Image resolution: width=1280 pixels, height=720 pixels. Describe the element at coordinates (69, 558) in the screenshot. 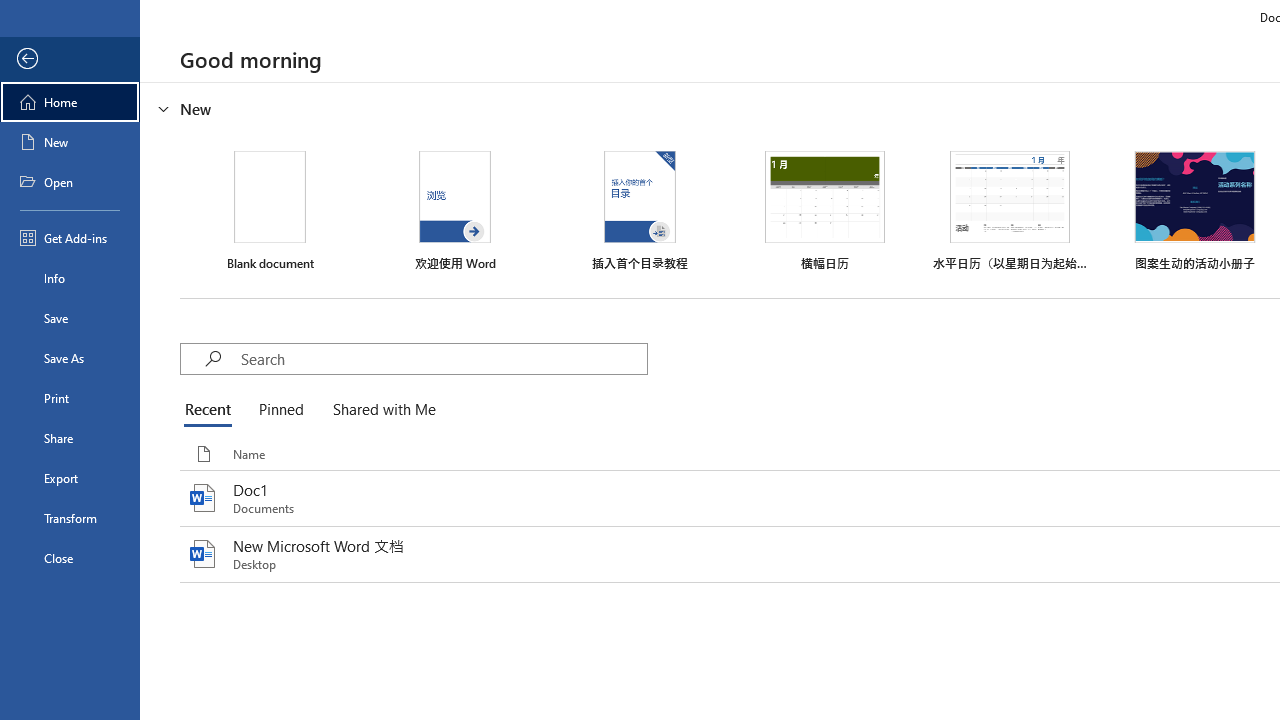

I see `'Close'` at that location.